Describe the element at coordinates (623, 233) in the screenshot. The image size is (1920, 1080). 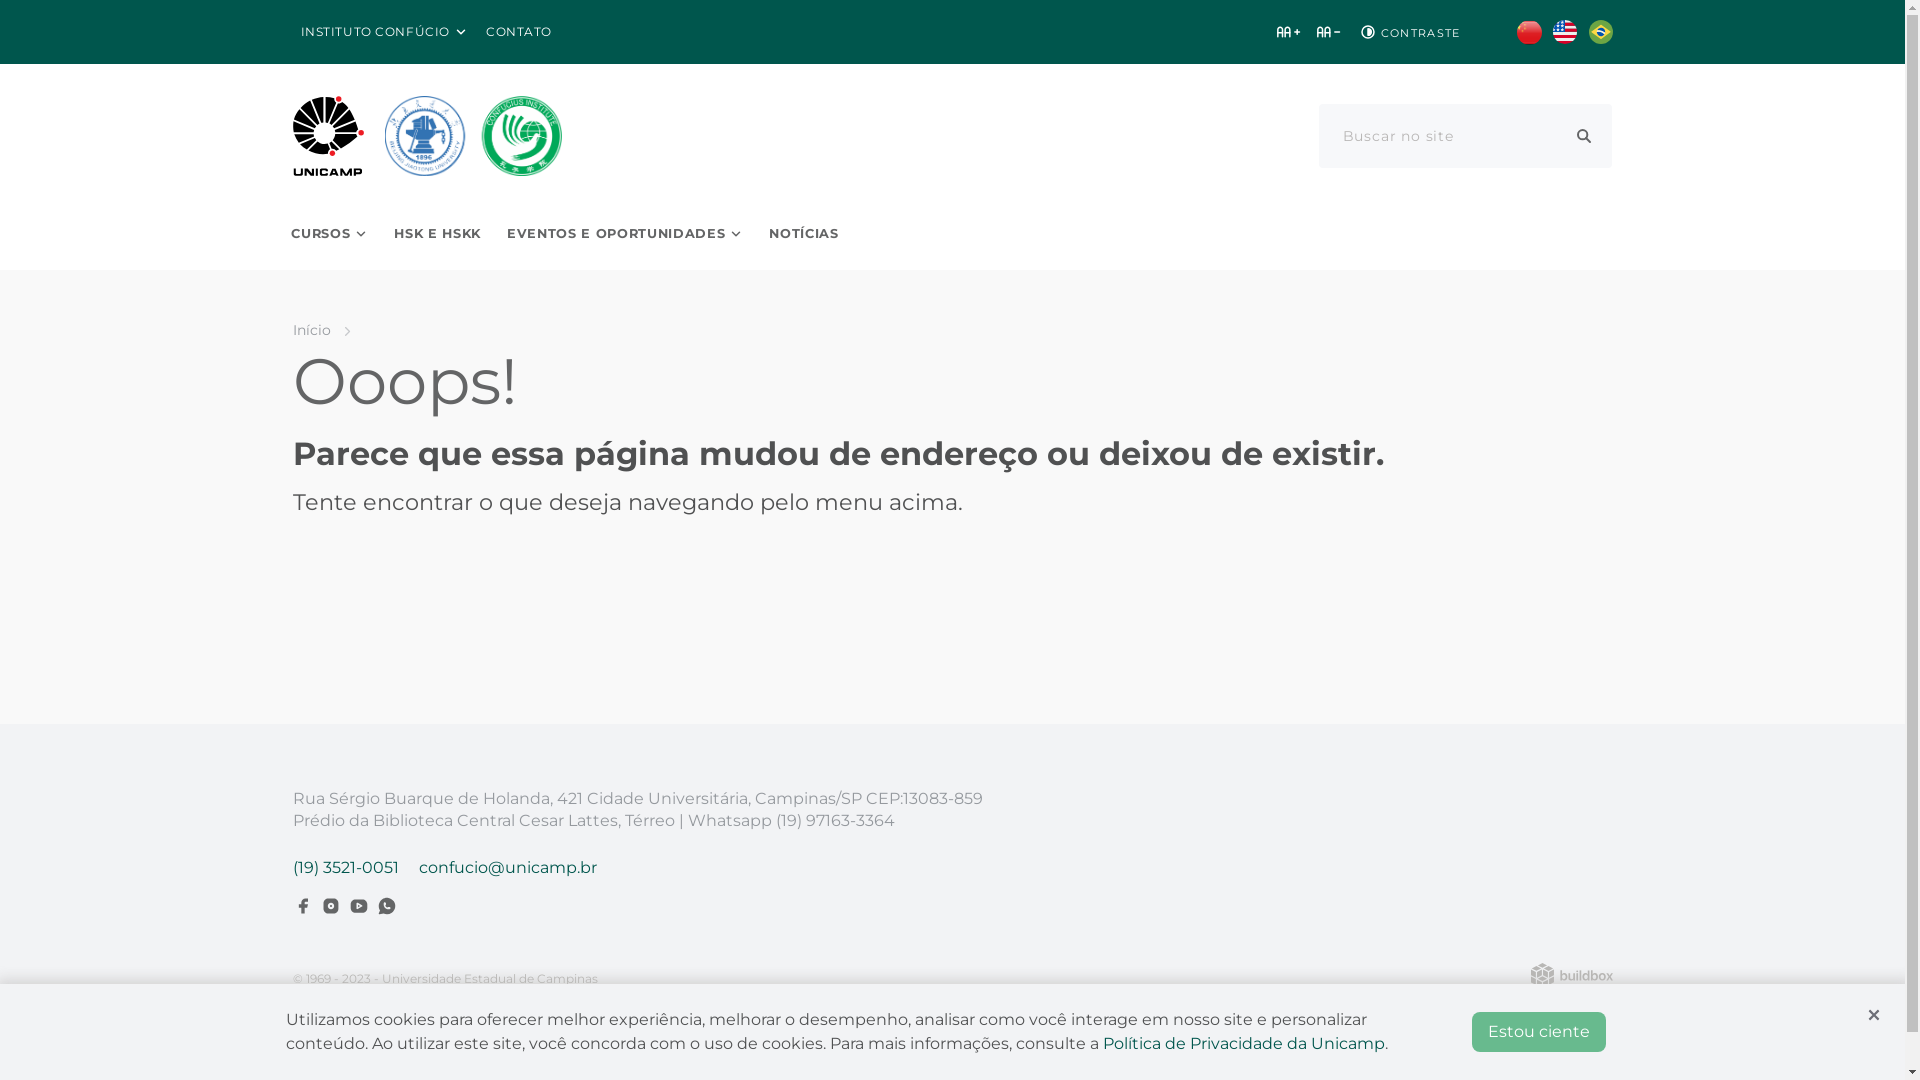
I see `'EVENTOS E OPORTUNIDADES'` at that location.